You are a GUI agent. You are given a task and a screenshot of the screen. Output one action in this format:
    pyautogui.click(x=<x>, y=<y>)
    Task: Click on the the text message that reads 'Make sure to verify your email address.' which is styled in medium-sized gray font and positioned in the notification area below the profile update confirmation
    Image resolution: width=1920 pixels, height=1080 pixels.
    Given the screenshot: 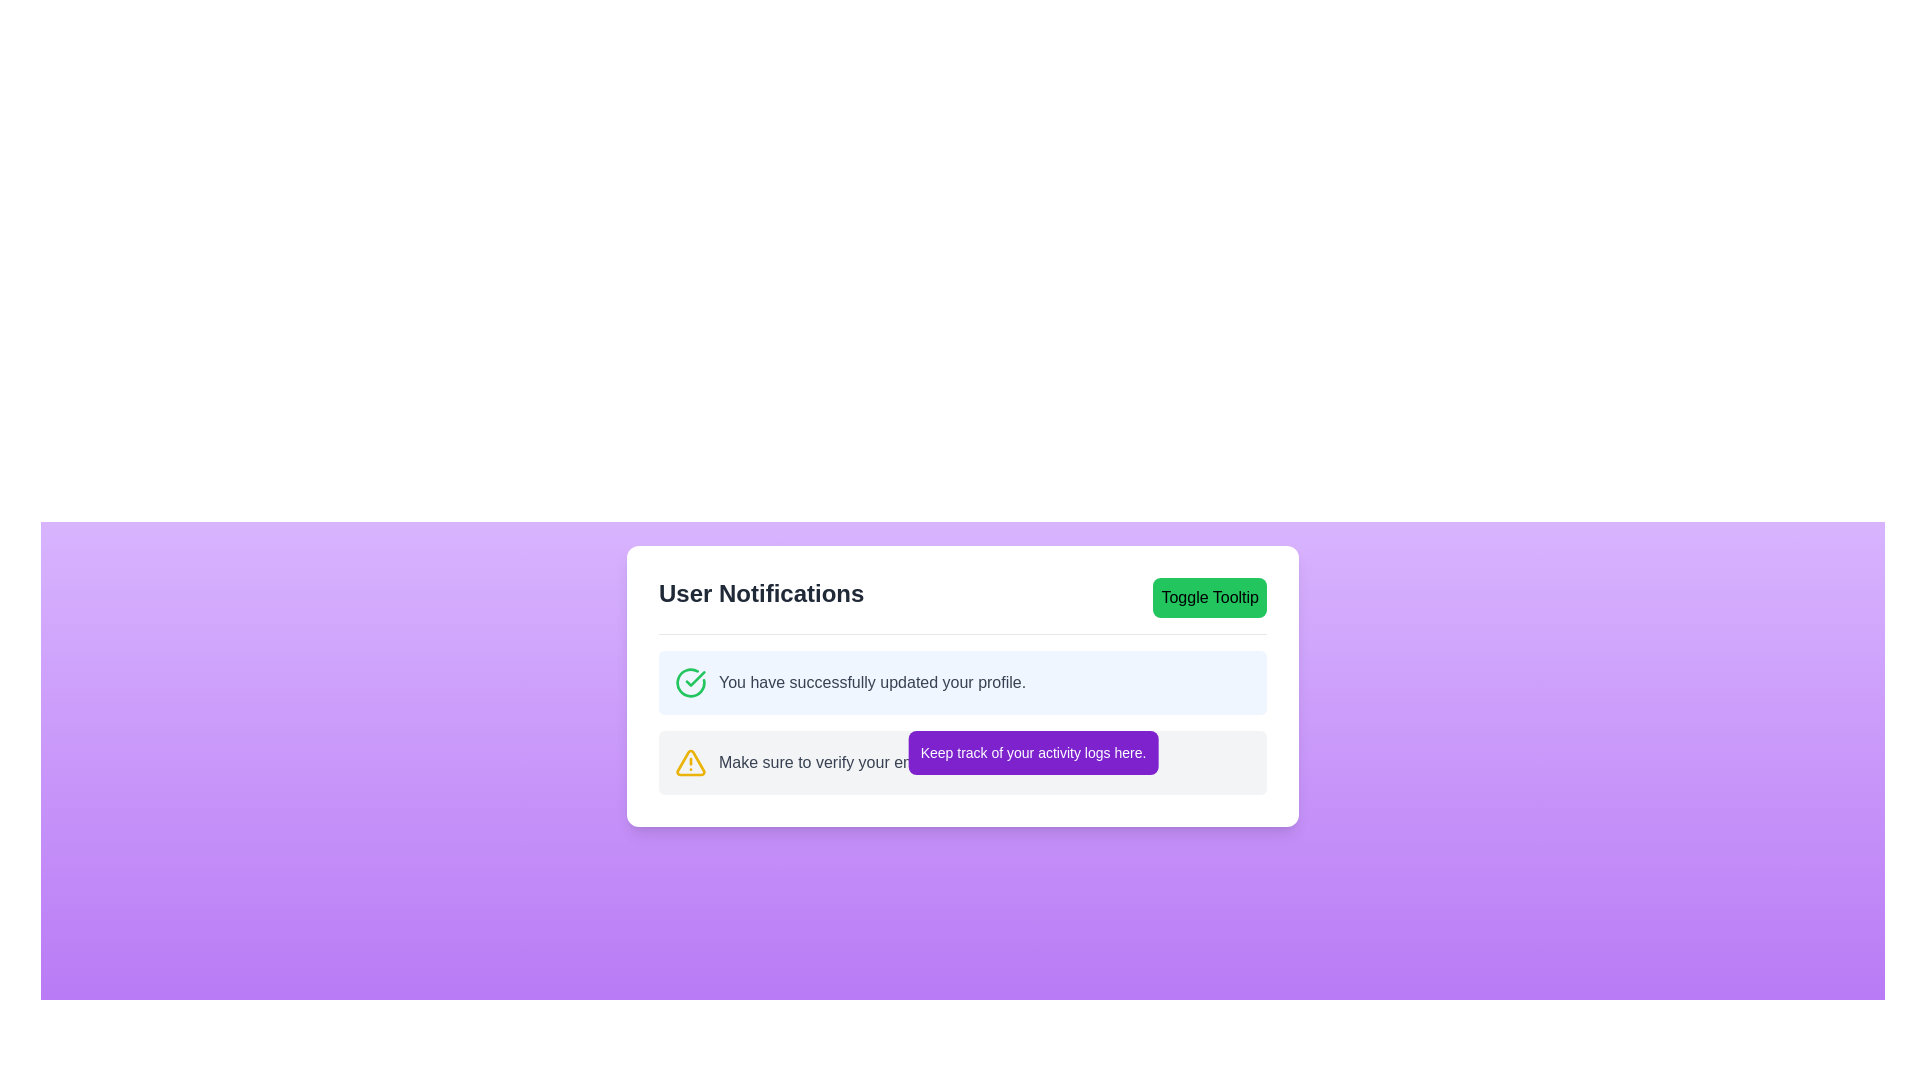 What is the action you would take?
    pyautogui.click(x=858, y=763)
    